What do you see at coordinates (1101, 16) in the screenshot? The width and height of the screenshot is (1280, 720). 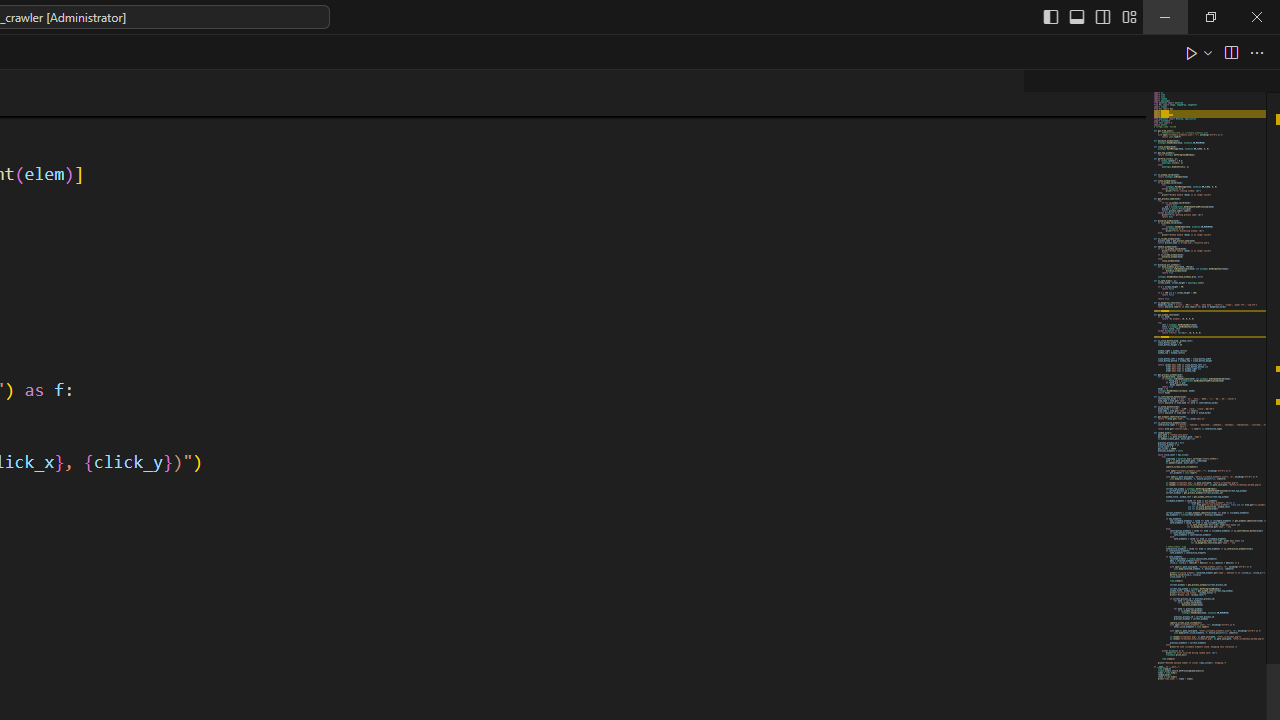 I see `'Toggle Secondary Side Bar (Ctrl+Alt+B)'` at bounding box center [1101, 16].